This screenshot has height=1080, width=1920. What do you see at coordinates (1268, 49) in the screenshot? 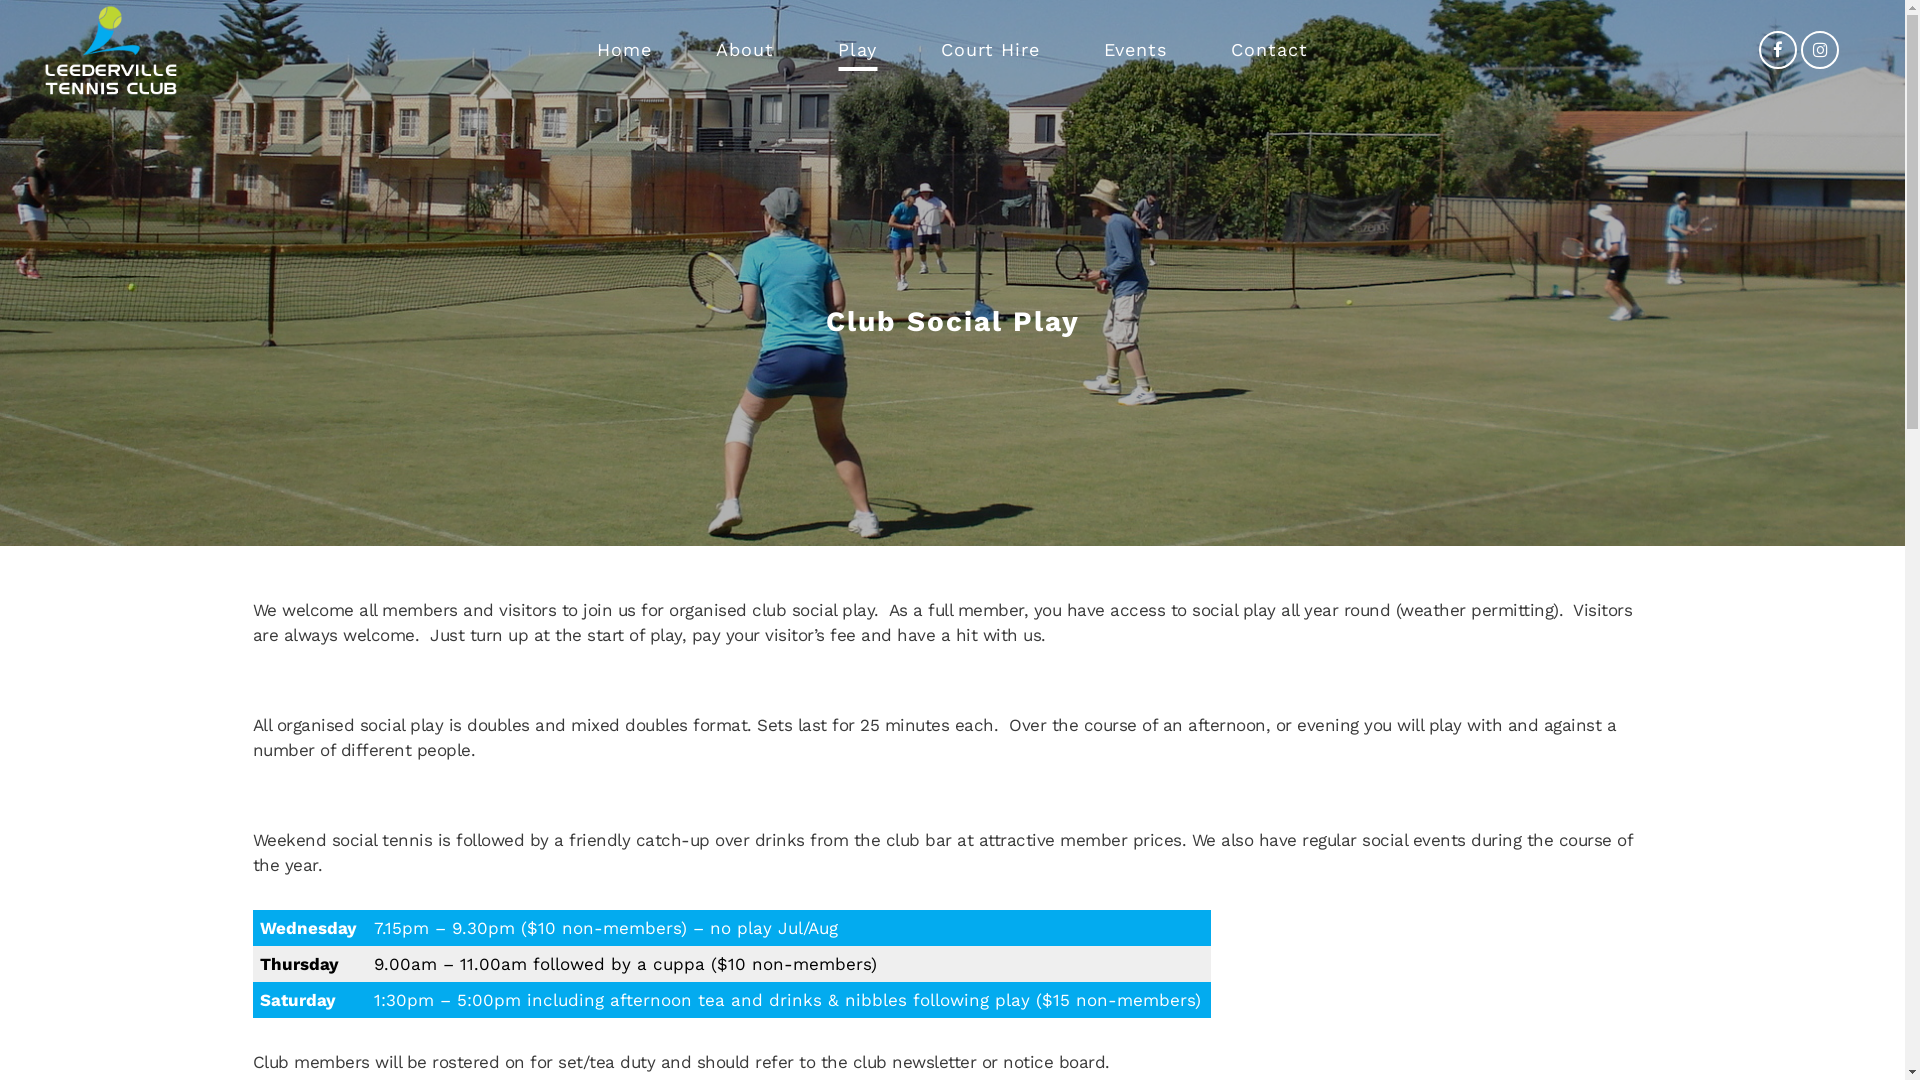
I see `'Contact'` at bounding box center [1268, 49].